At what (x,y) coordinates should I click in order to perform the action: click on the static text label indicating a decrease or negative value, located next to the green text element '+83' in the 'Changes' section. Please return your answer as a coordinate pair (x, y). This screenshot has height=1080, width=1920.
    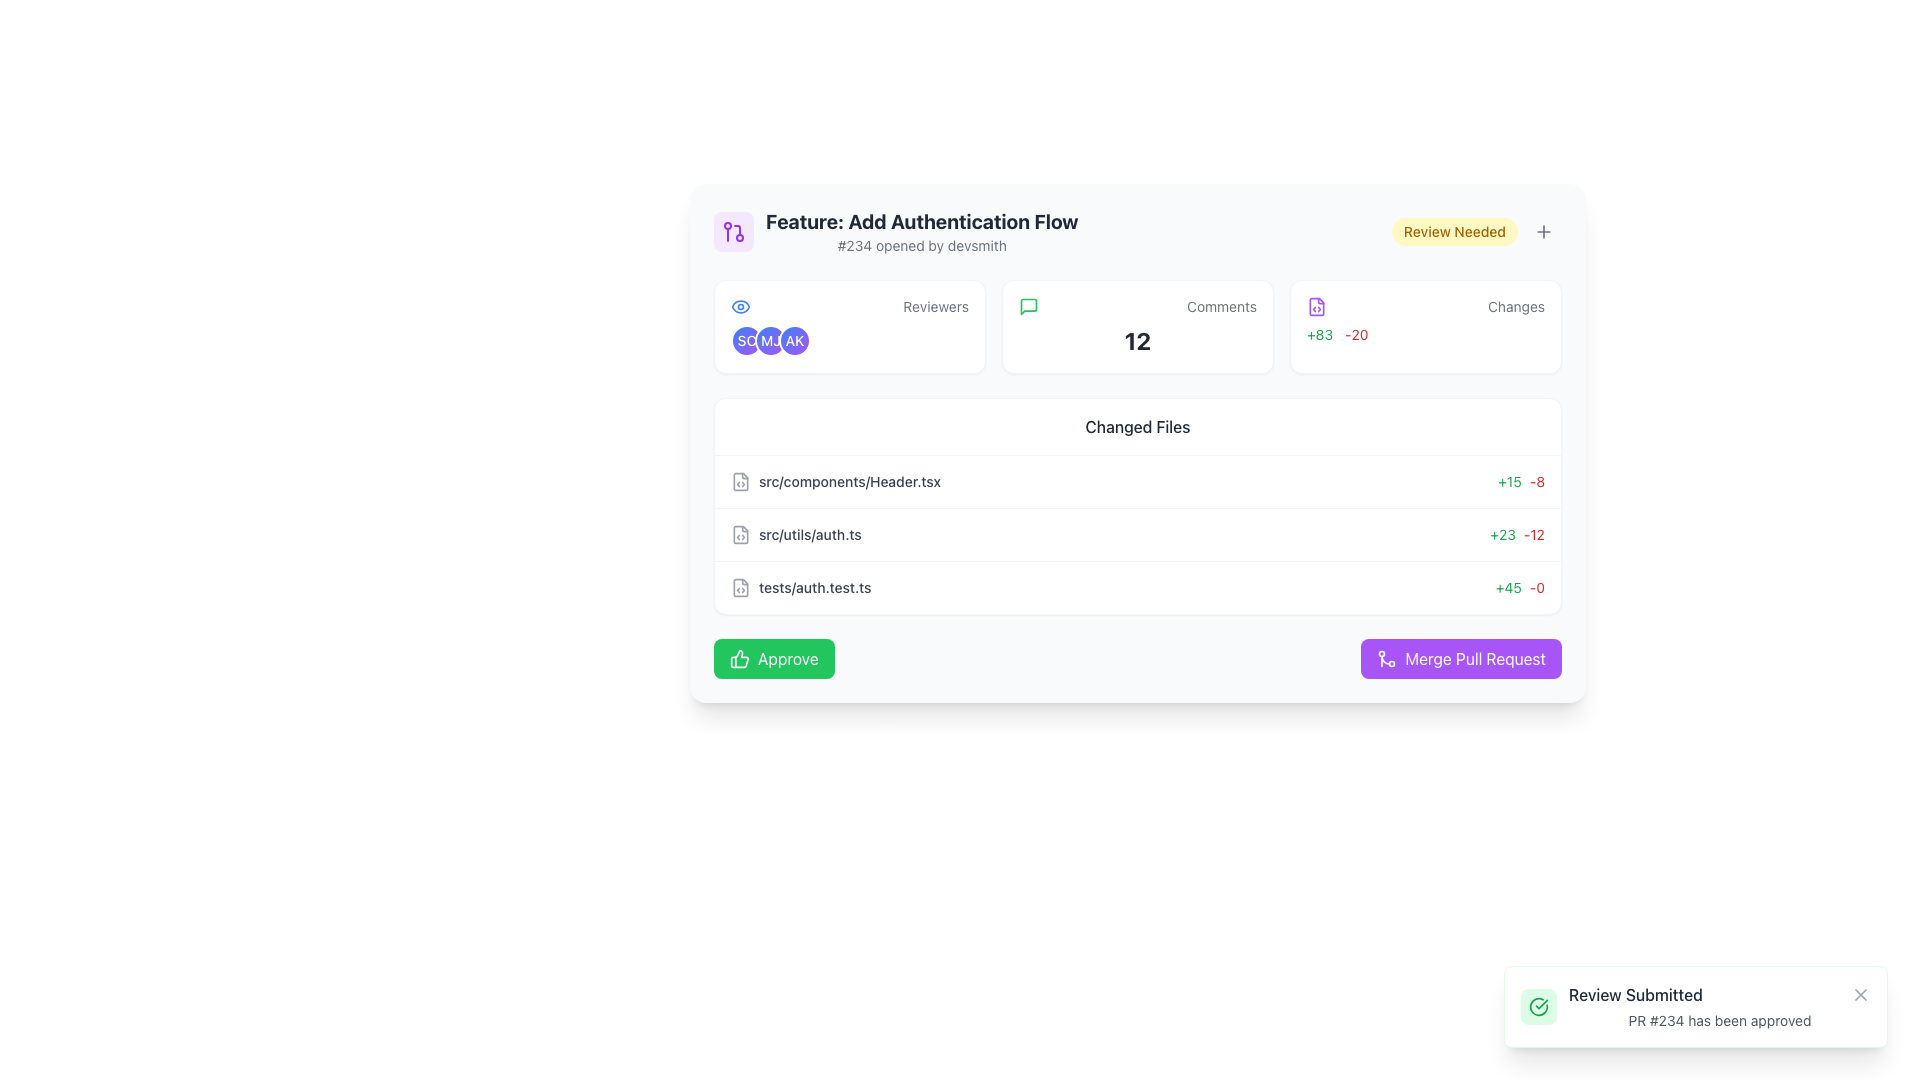
    Looking at the image, I should click on (1356, 334).